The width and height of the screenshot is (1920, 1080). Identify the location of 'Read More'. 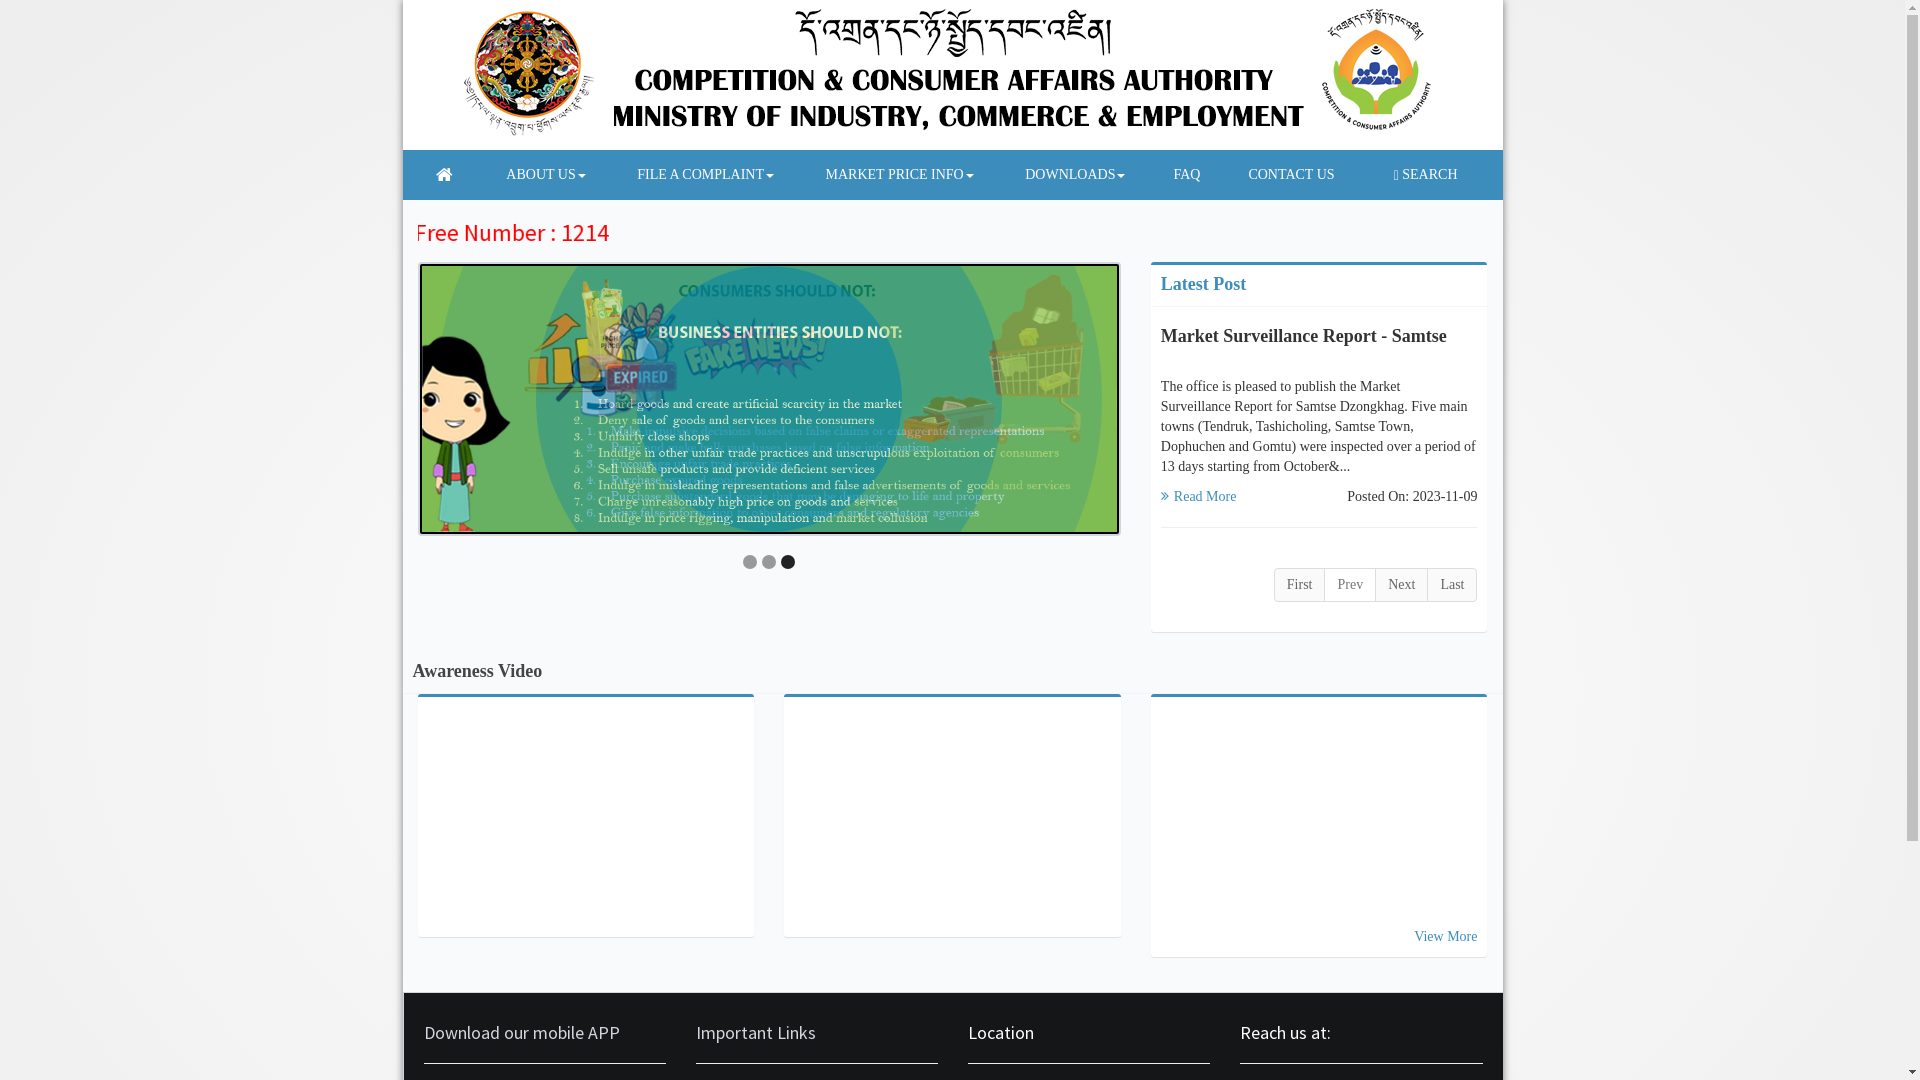
(1199, 495).